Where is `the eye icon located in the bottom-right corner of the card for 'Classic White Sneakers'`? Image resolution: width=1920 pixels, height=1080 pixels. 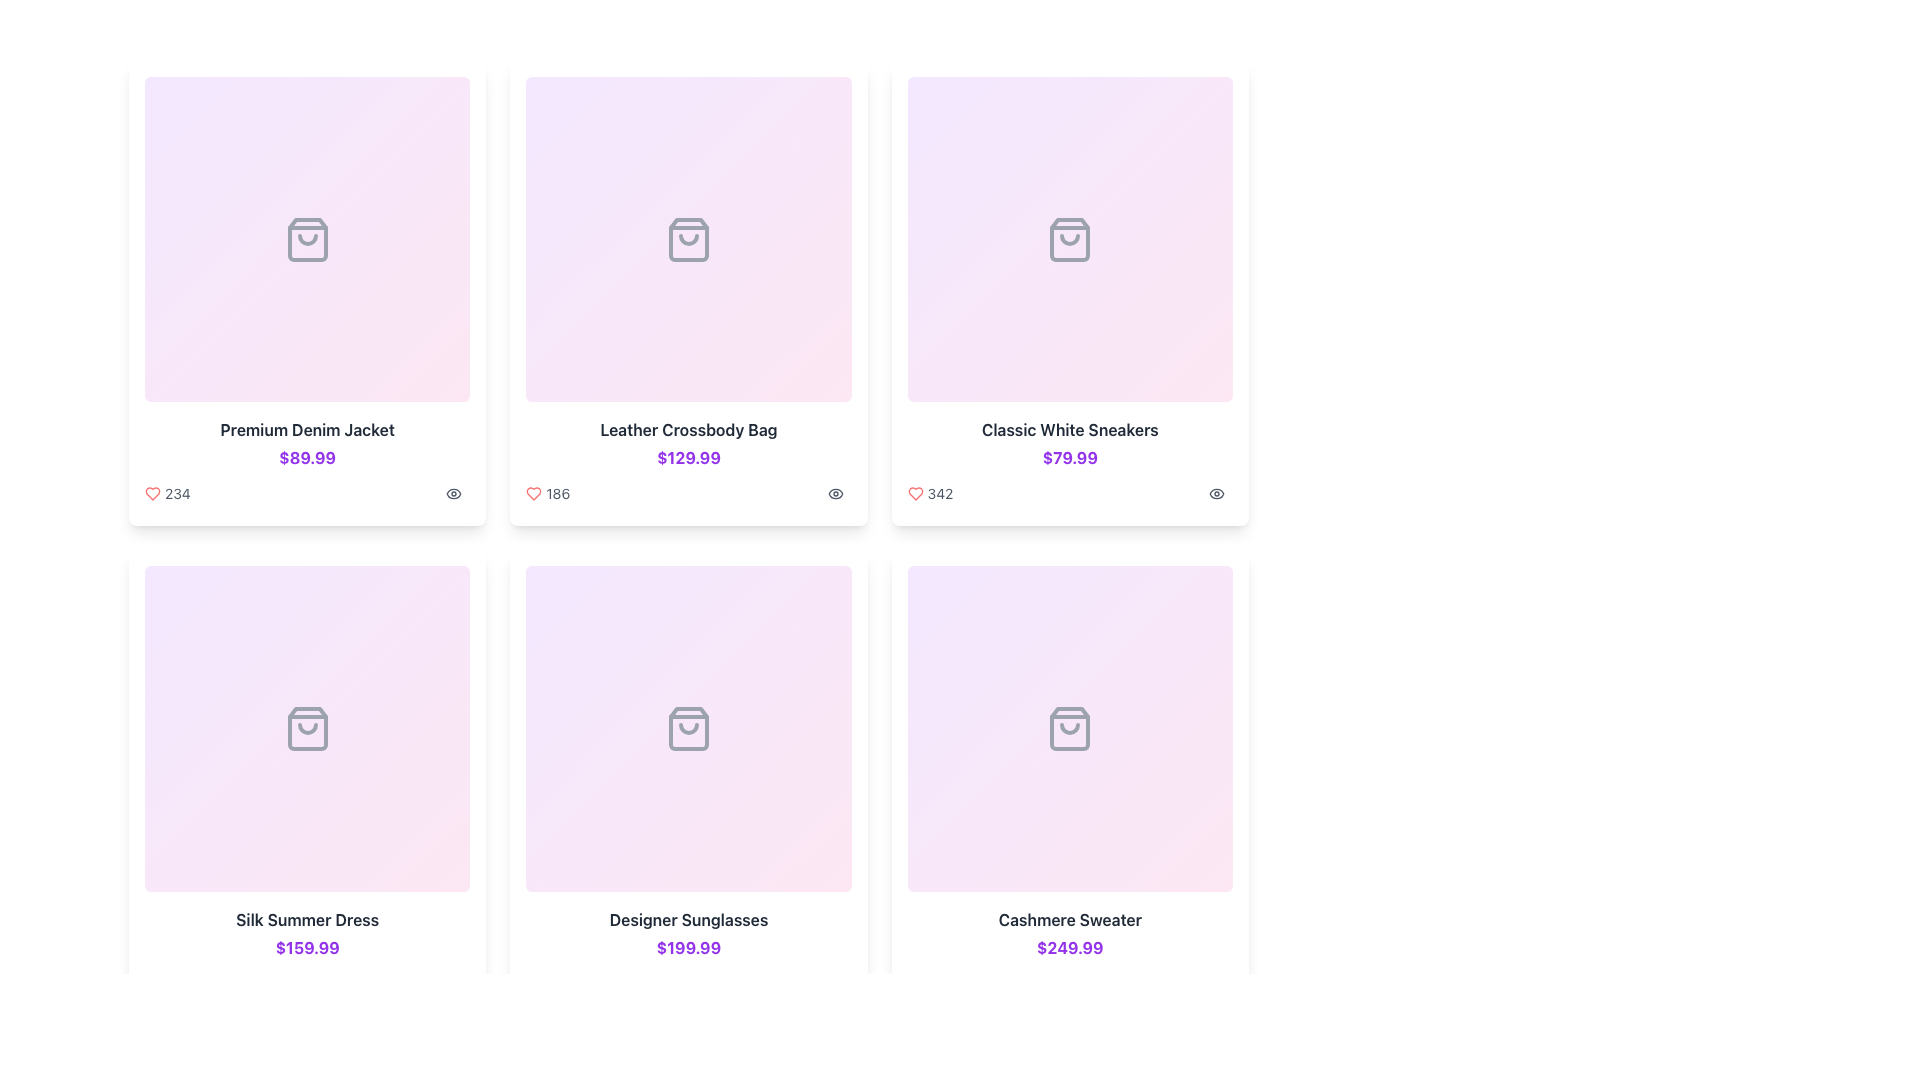
the eye icon located in the bottom-right corner of the card for 'Classic White Sneakers' is located at coordinates (1216, 493).